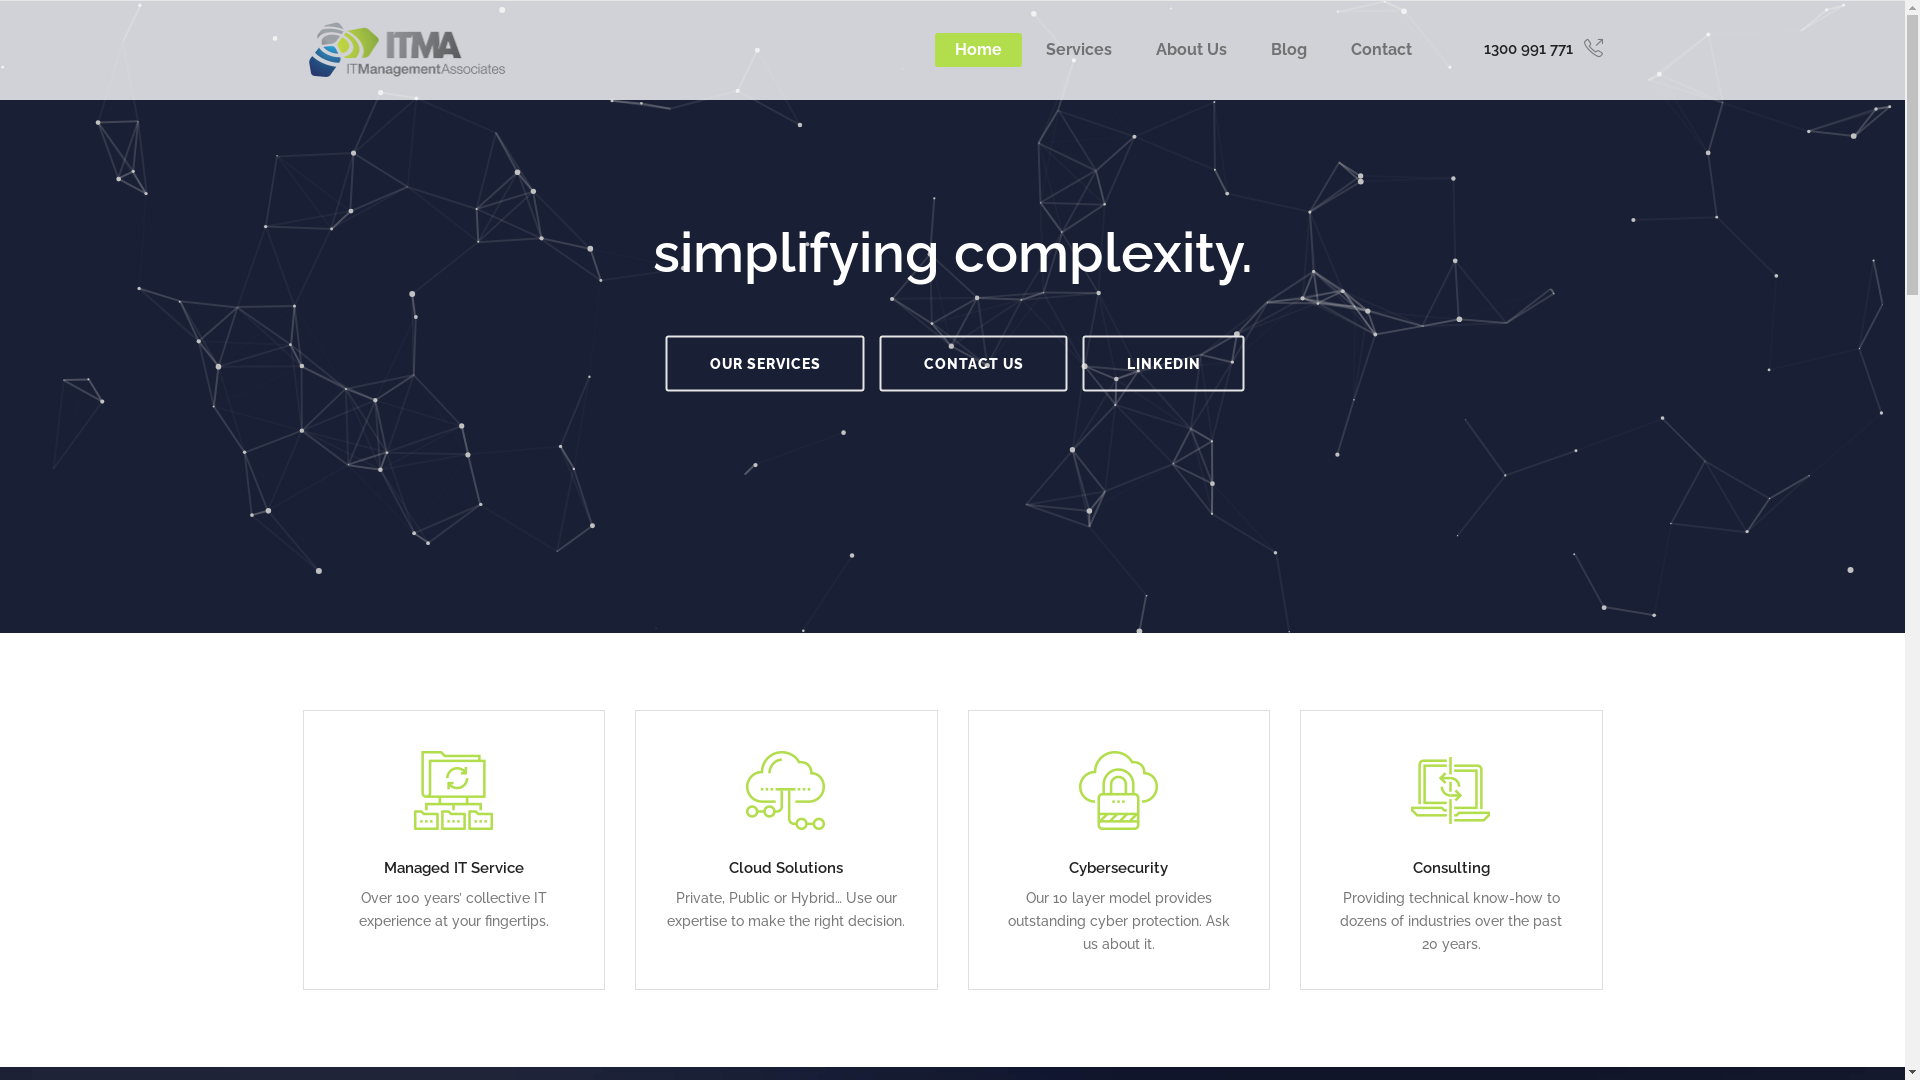  What do you see at coordinates (977, 49) in the screenshot?
I see `'Home'` at bounding box center [977, 49].